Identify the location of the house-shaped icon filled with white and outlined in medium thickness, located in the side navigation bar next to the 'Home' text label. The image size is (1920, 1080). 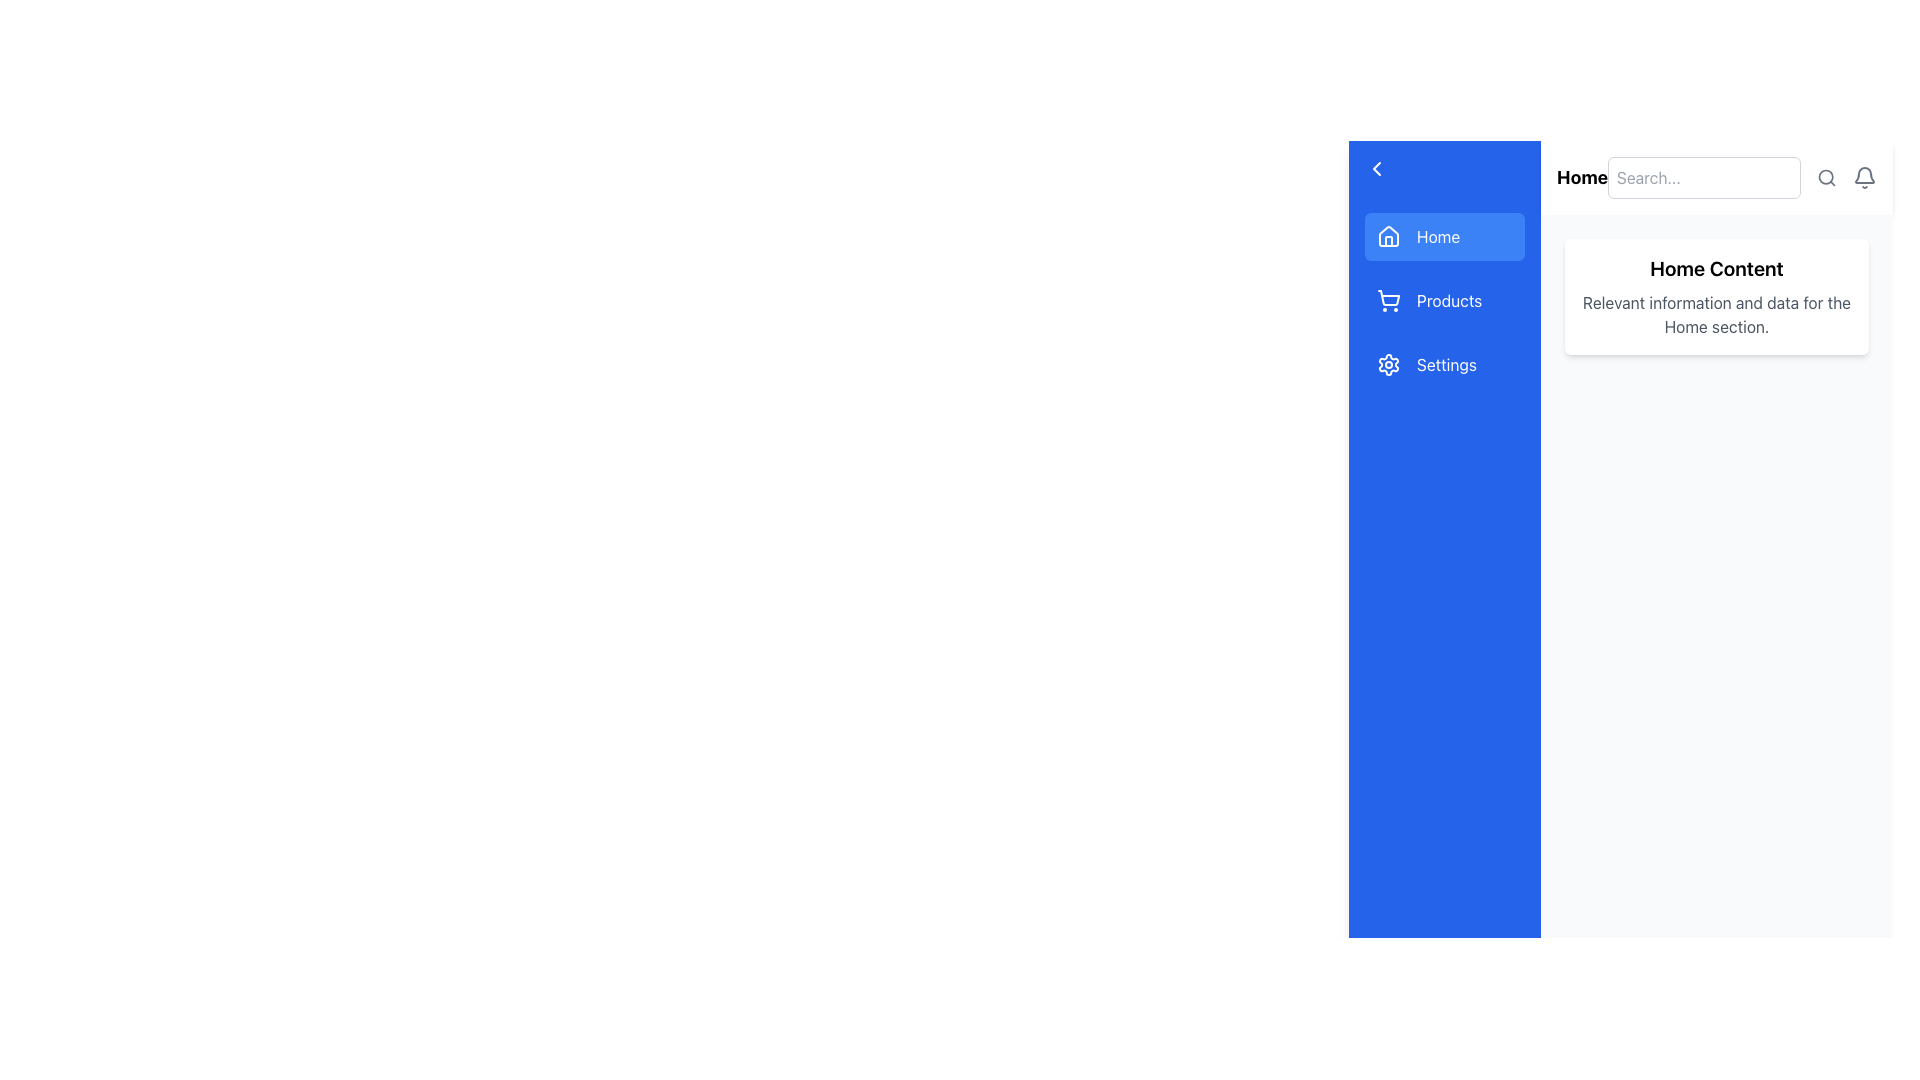
(1387, 234).